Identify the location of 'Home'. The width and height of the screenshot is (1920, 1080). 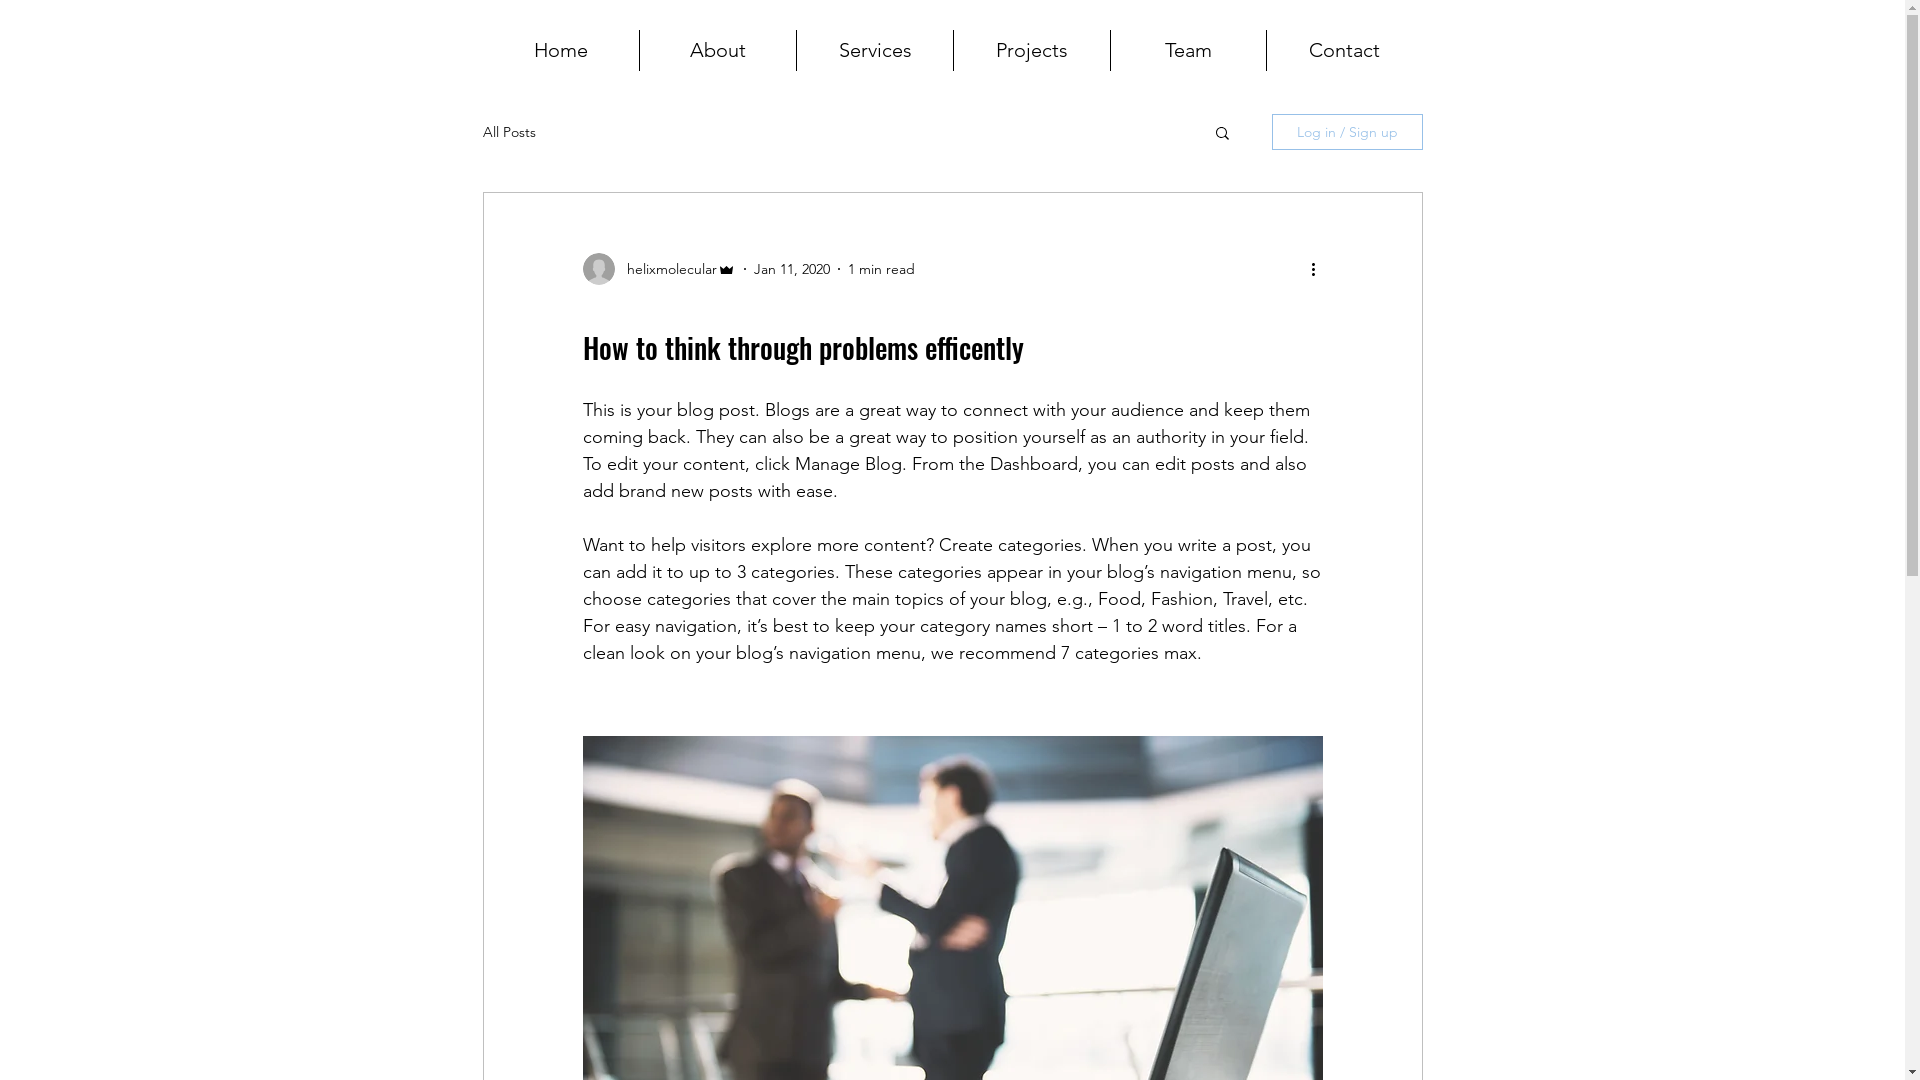
(560, 49).